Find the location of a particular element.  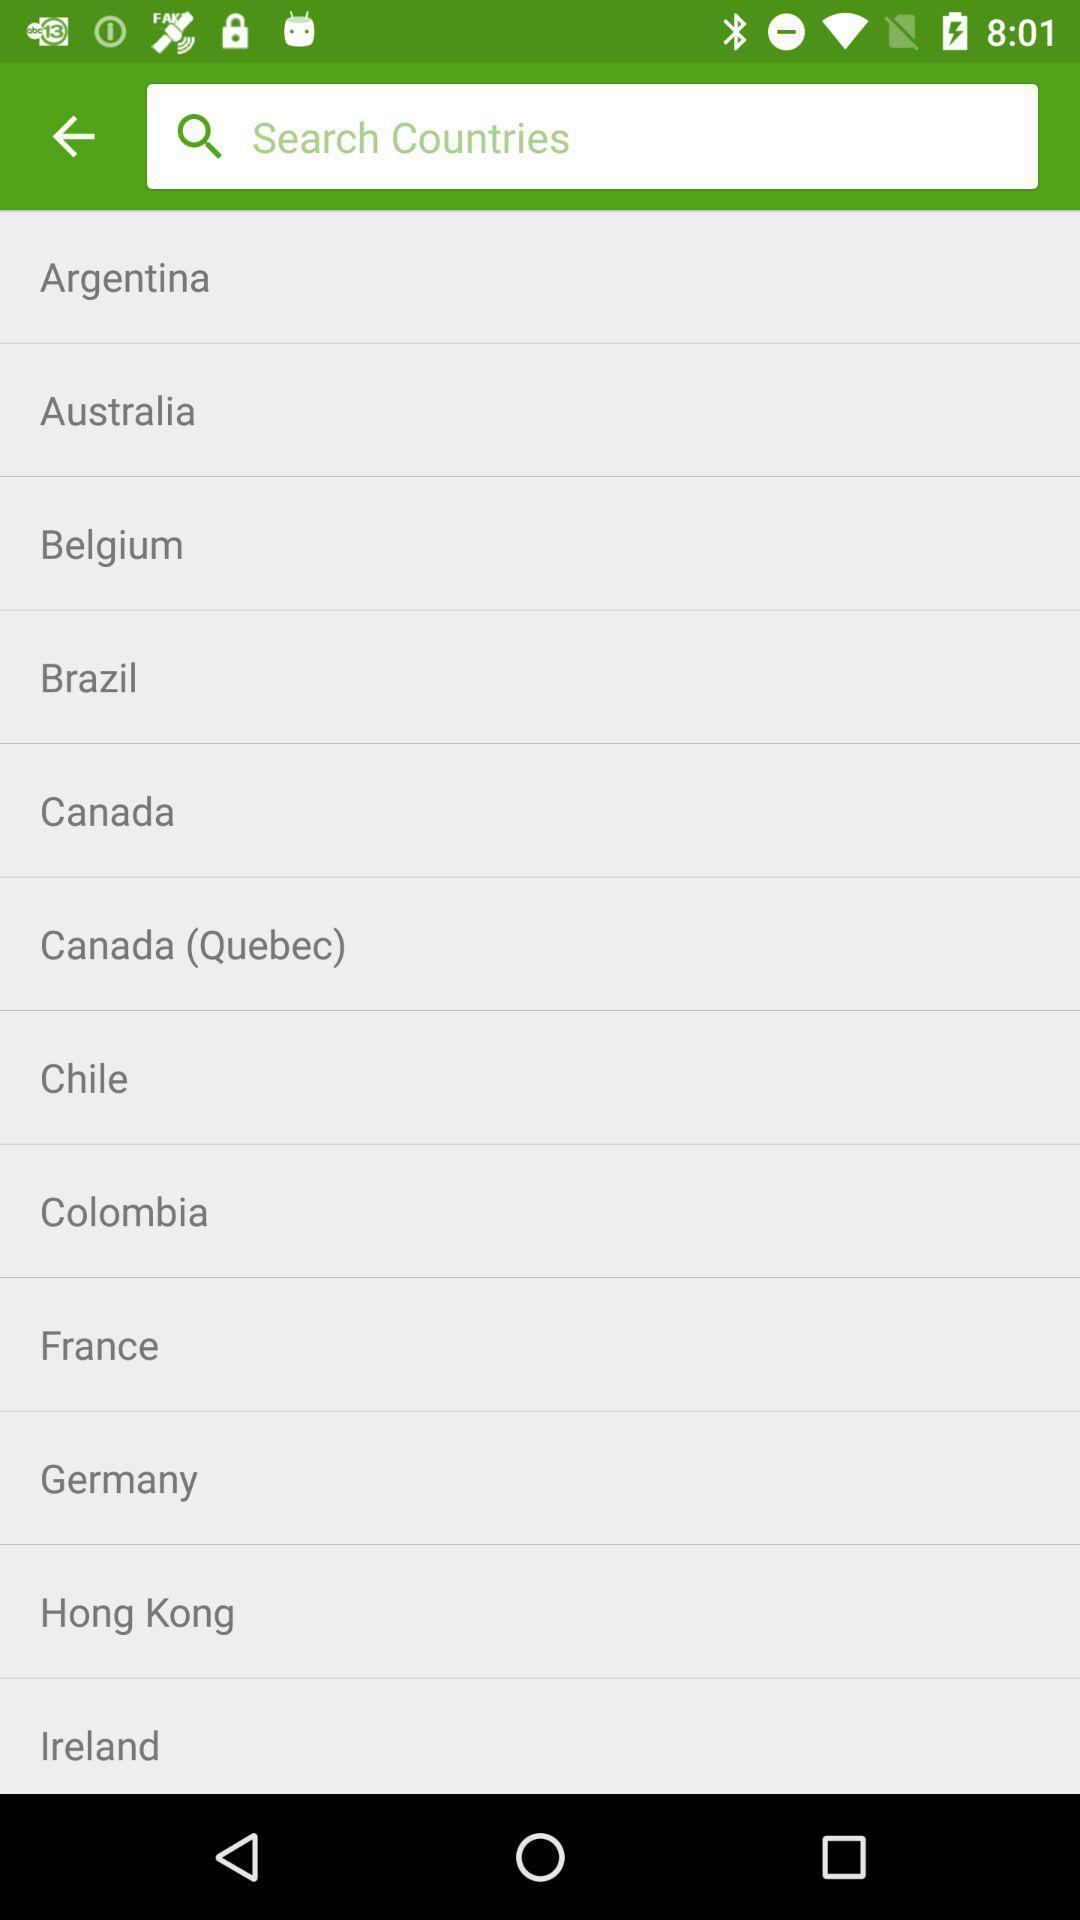

search is located at coordinates (644, 135).